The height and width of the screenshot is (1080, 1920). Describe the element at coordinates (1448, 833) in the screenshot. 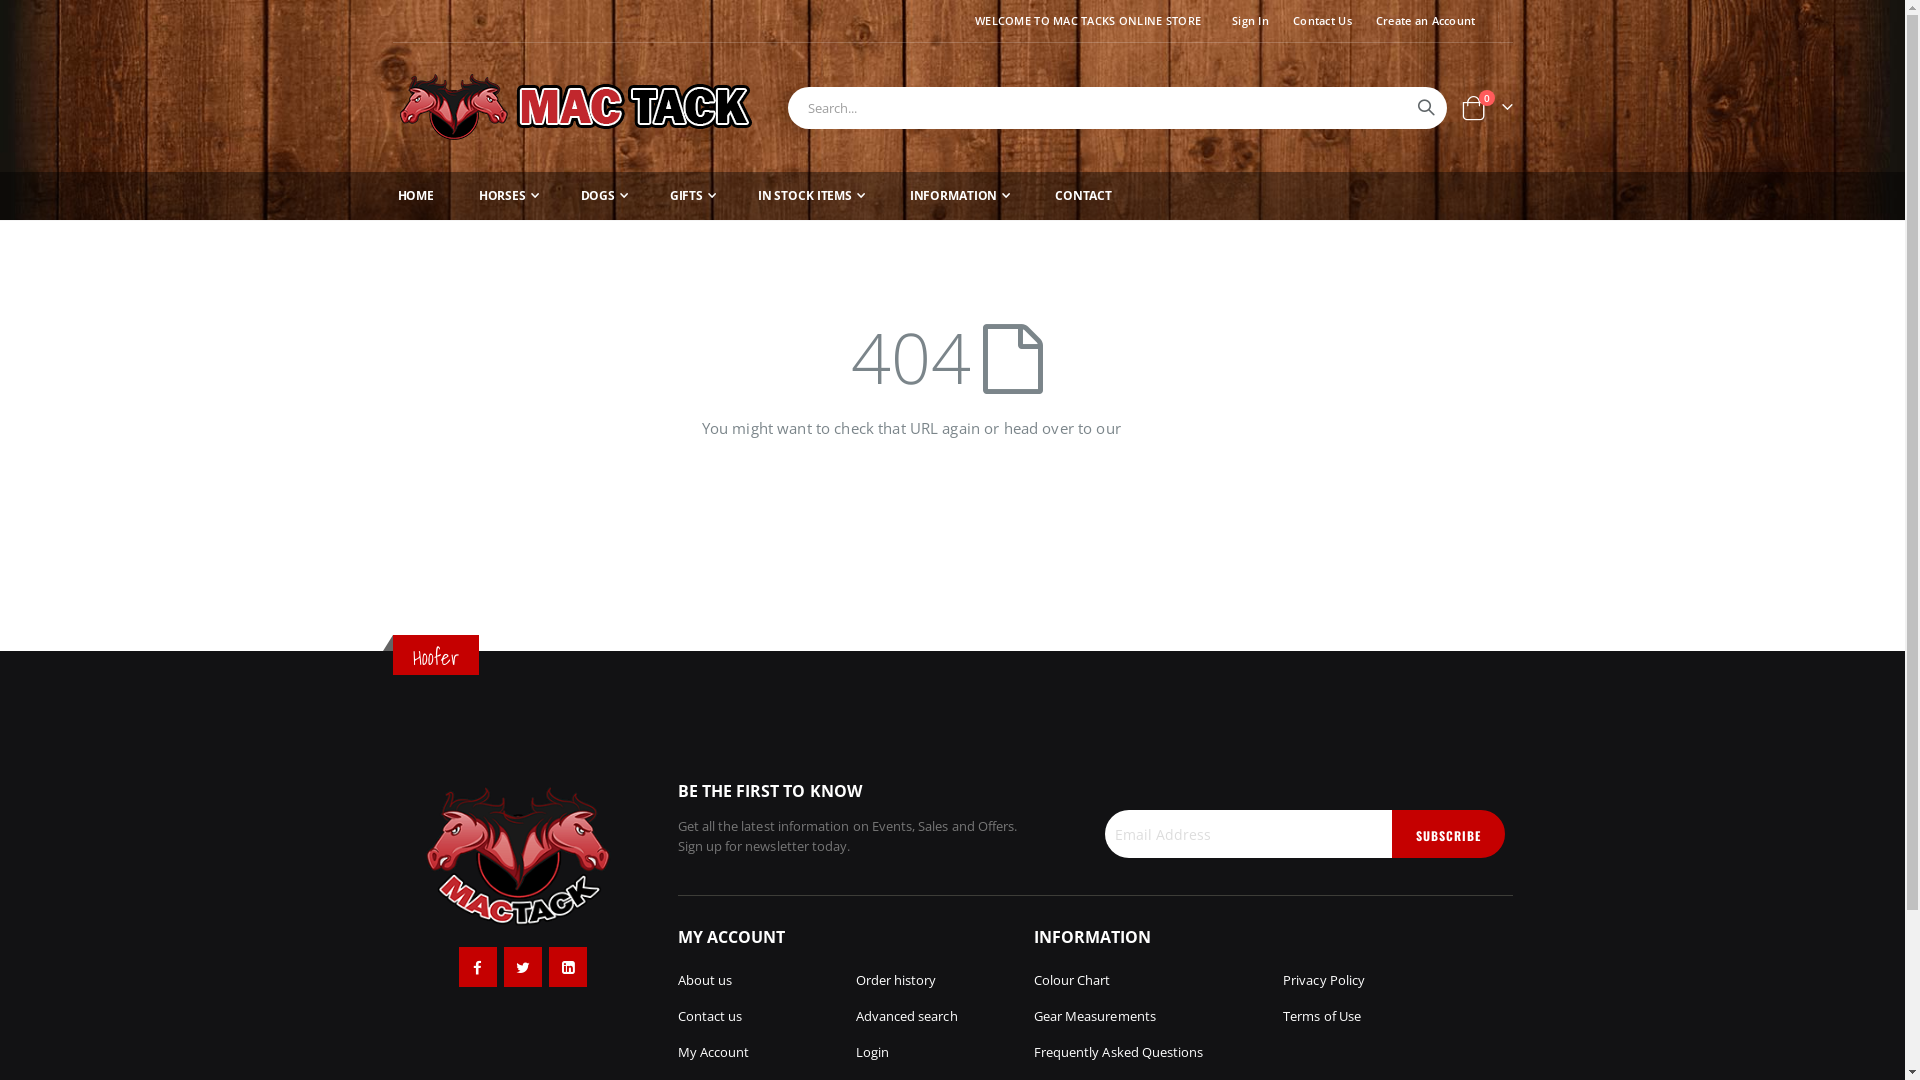

I see `'SUBSCRIBE'` at that location.